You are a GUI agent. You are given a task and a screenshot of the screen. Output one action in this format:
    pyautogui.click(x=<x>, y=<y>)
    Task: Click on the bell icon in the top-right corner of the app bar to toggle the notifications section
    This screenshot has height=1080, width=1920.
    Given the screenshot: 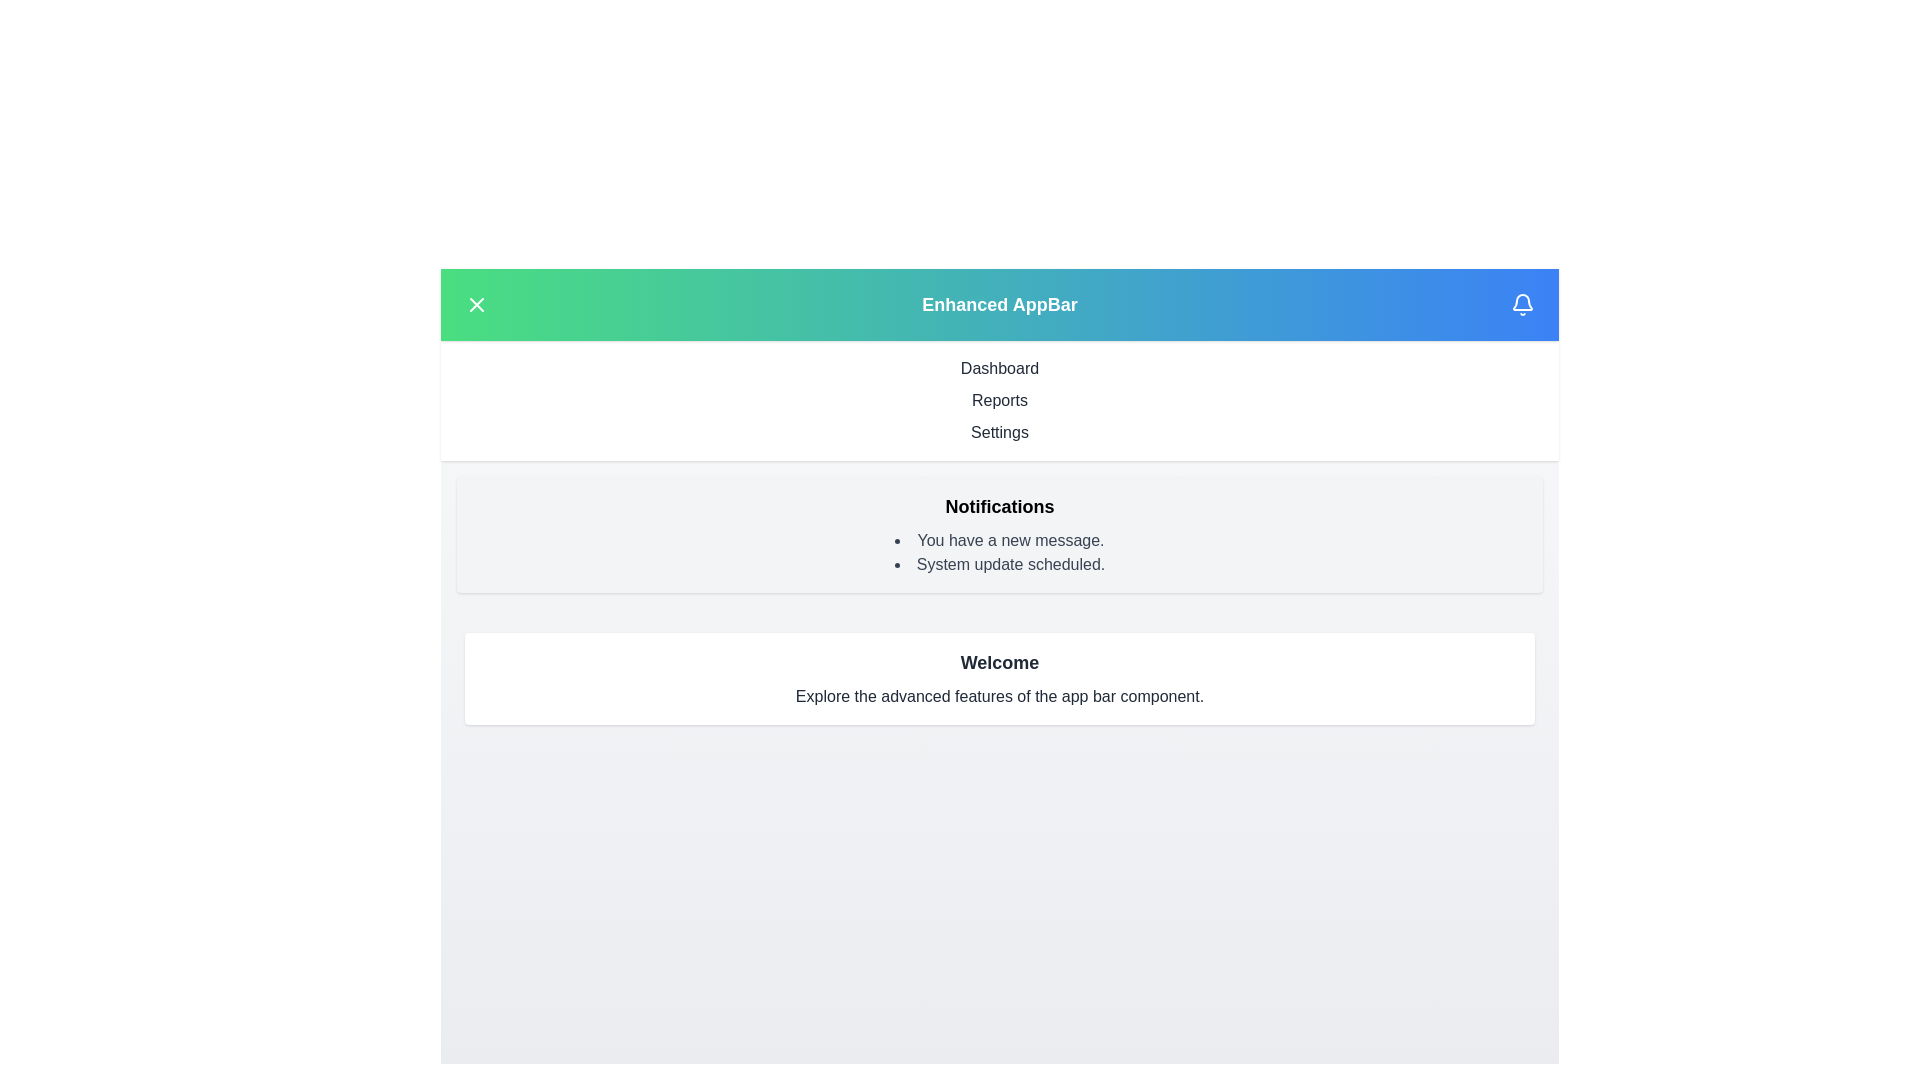 What is the action you would take?
    pyautogui.click(x=1520, y=304)
    